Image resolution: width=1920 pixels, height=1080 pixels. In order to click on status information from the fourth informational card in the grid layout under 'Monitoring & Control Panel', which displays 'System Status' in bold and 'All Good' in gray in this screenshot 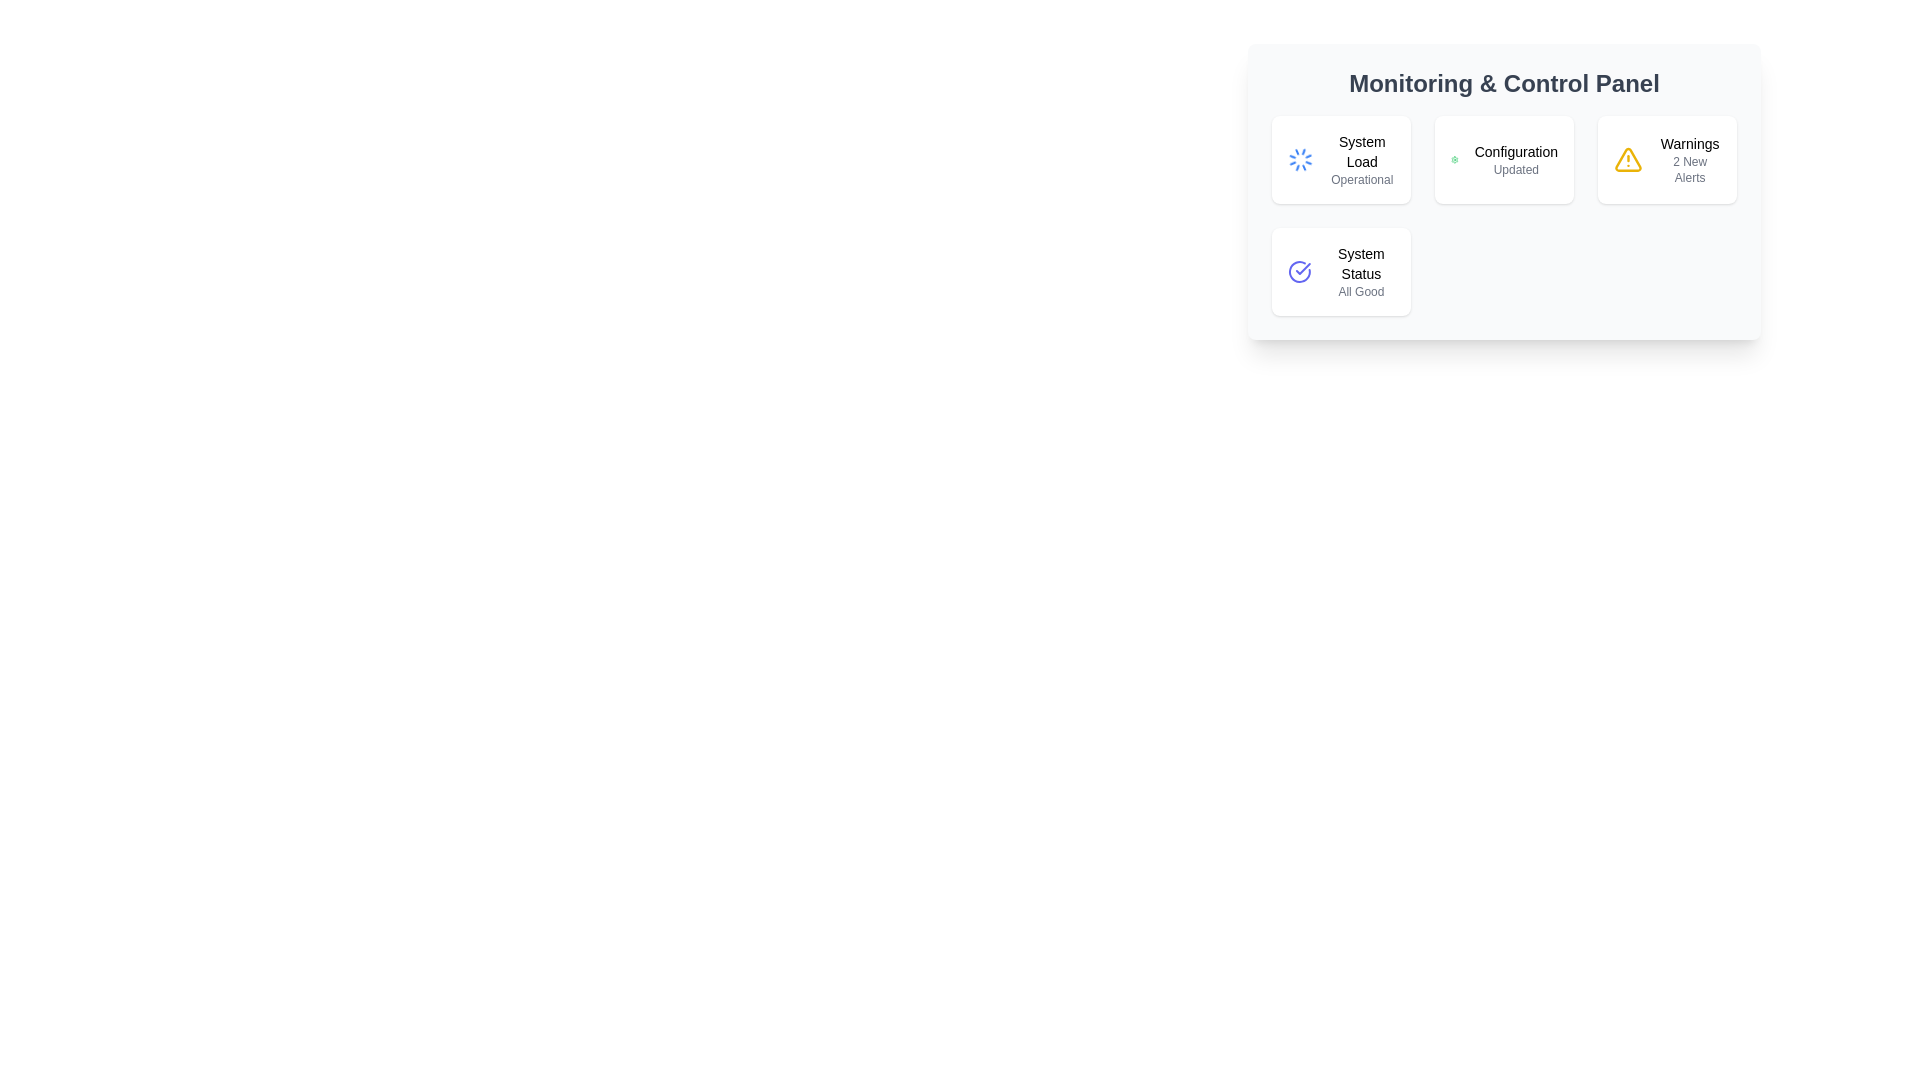, I will do `click(1341, 272)`.